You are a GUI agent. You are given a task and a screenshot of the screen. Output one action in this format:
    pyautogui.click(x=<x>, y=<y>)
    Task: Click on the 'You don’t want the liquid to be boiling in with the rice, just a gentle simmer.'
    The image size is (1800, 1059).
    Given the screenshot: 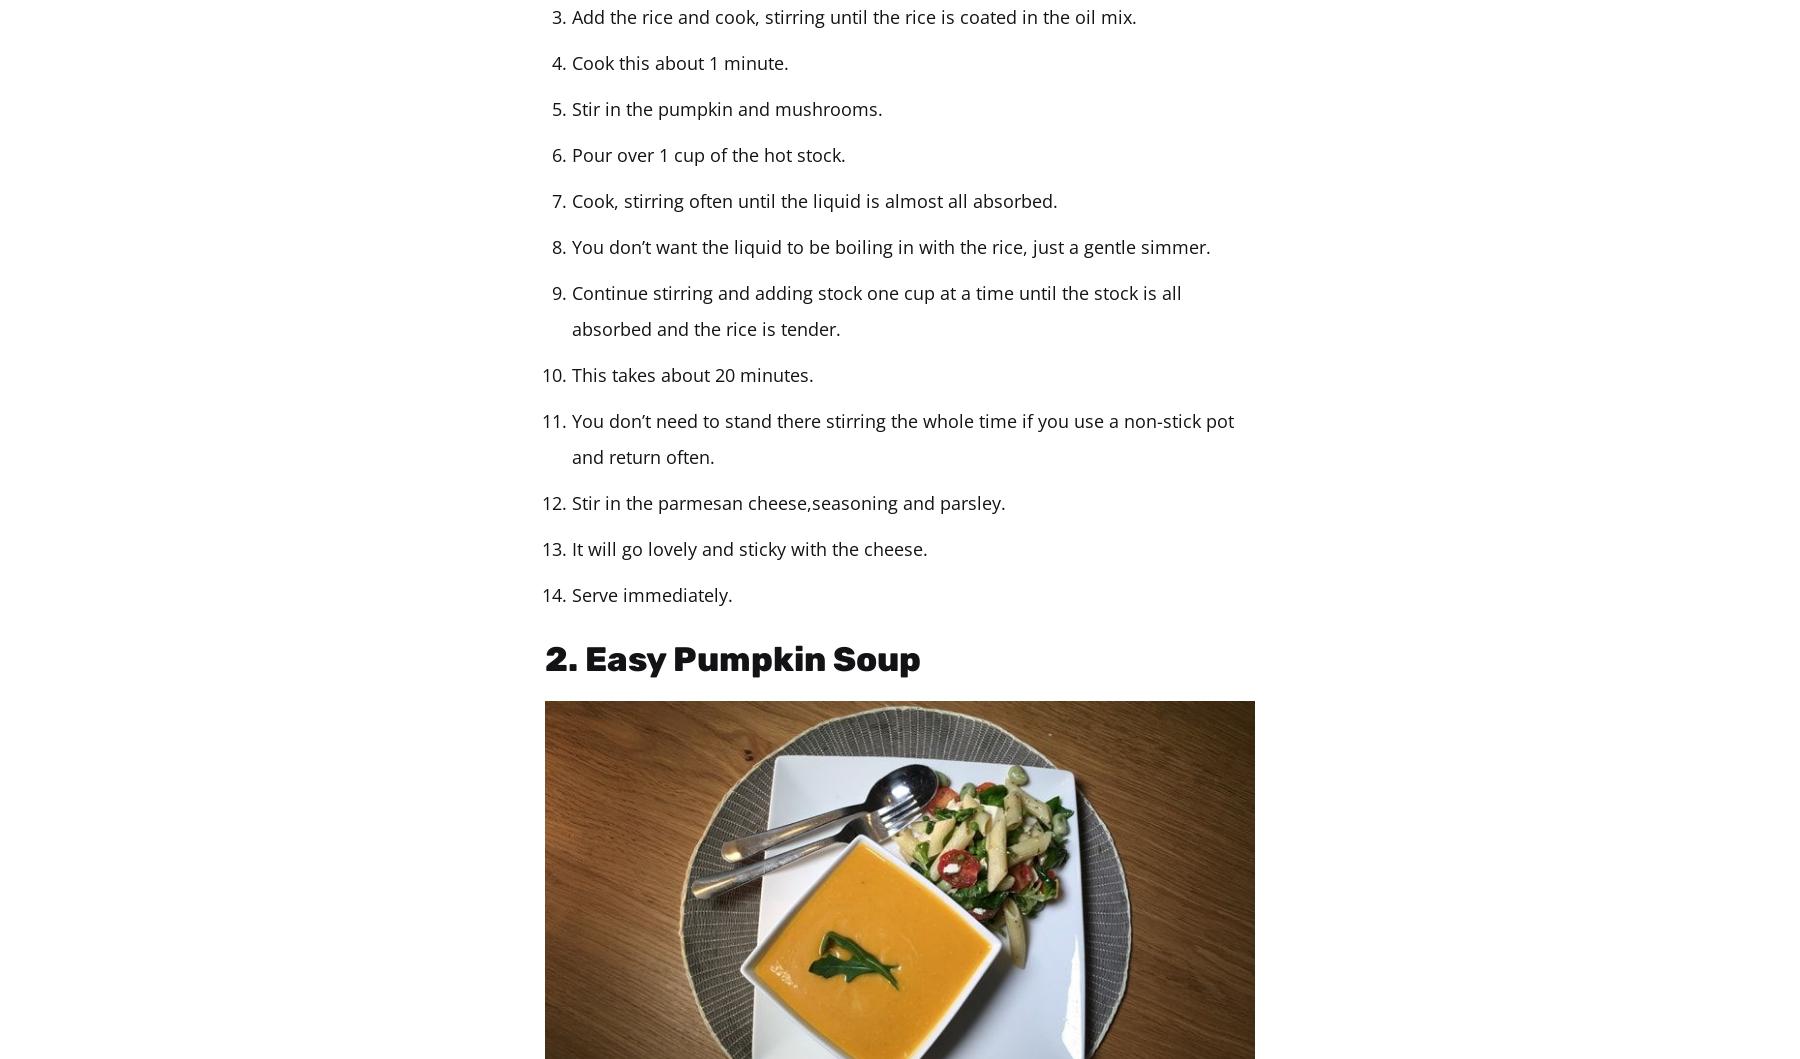 What is the action you would take?
    pyautogui.click(x=891, y=246)
    